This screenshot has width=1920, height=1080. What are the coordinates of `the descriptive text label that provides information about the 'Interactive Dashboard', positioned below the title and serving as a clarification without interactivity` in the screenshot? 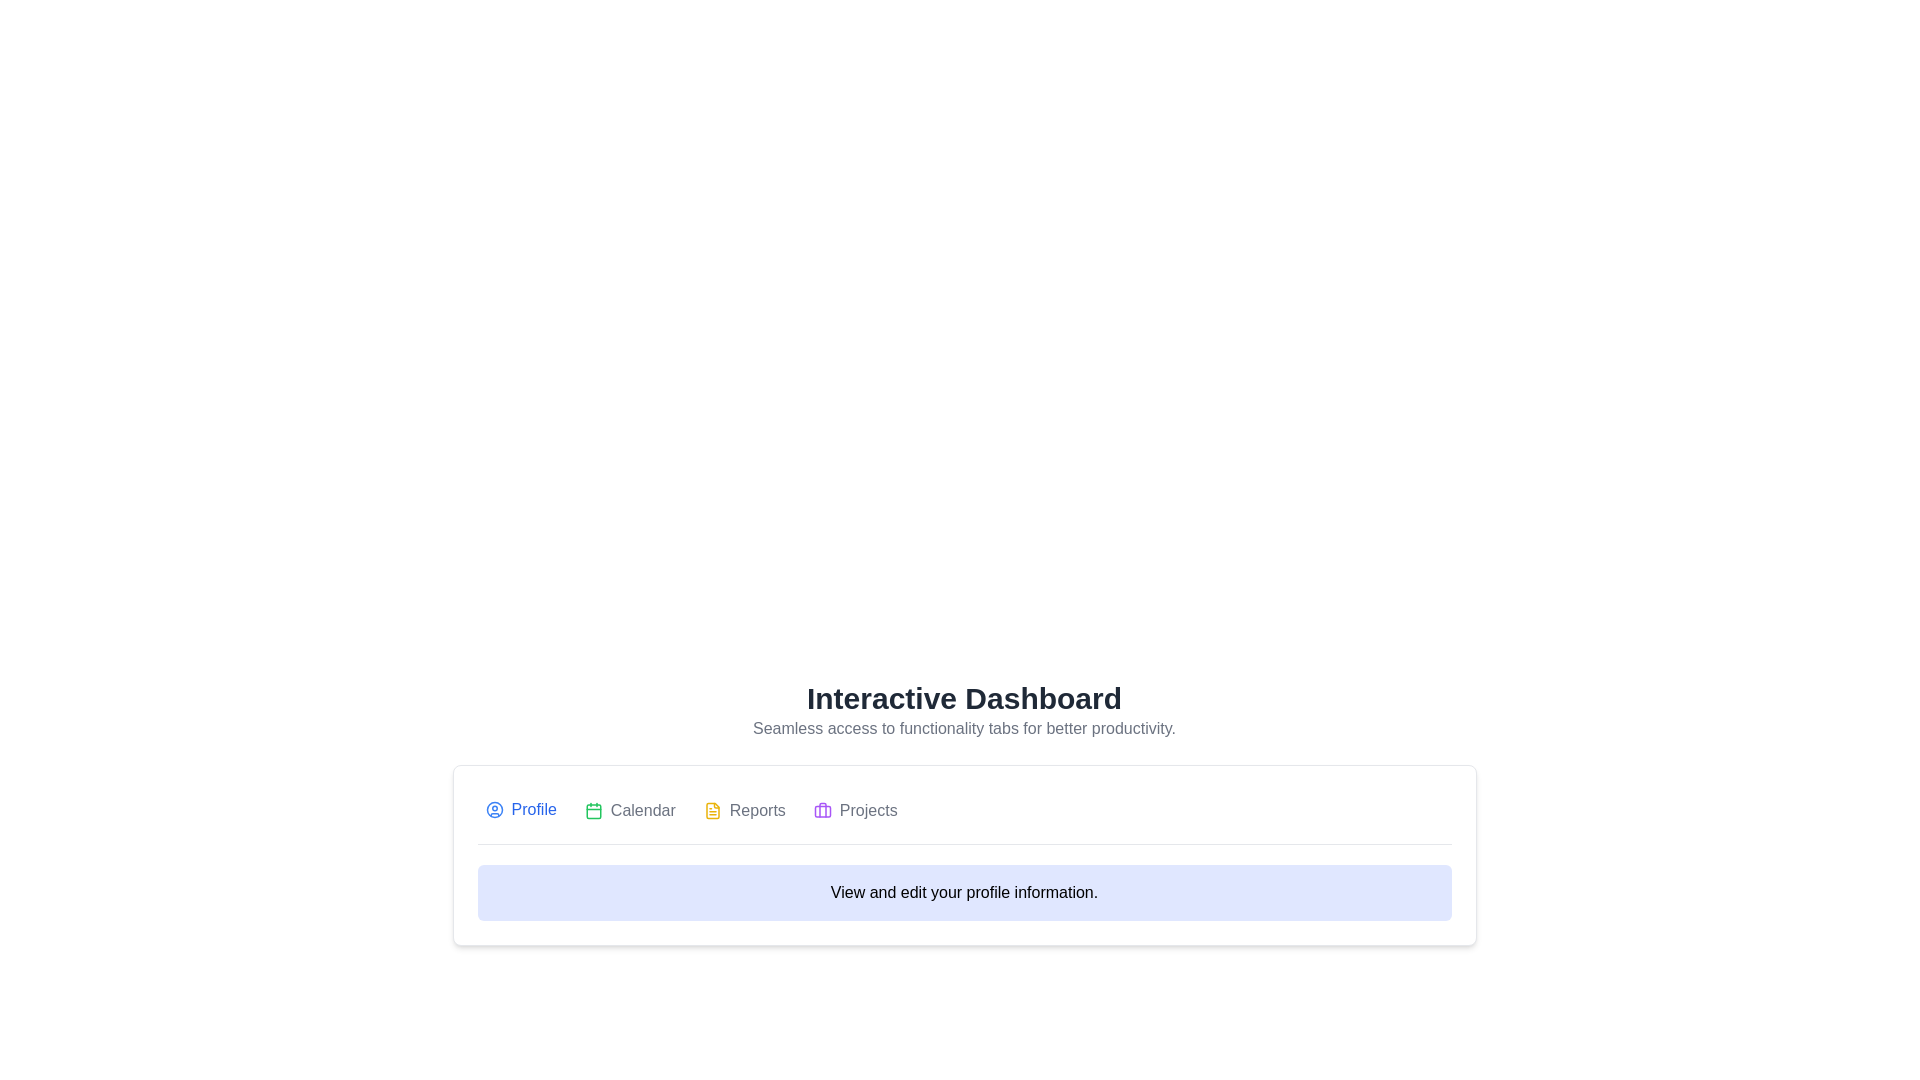 It's located at (964, 729).